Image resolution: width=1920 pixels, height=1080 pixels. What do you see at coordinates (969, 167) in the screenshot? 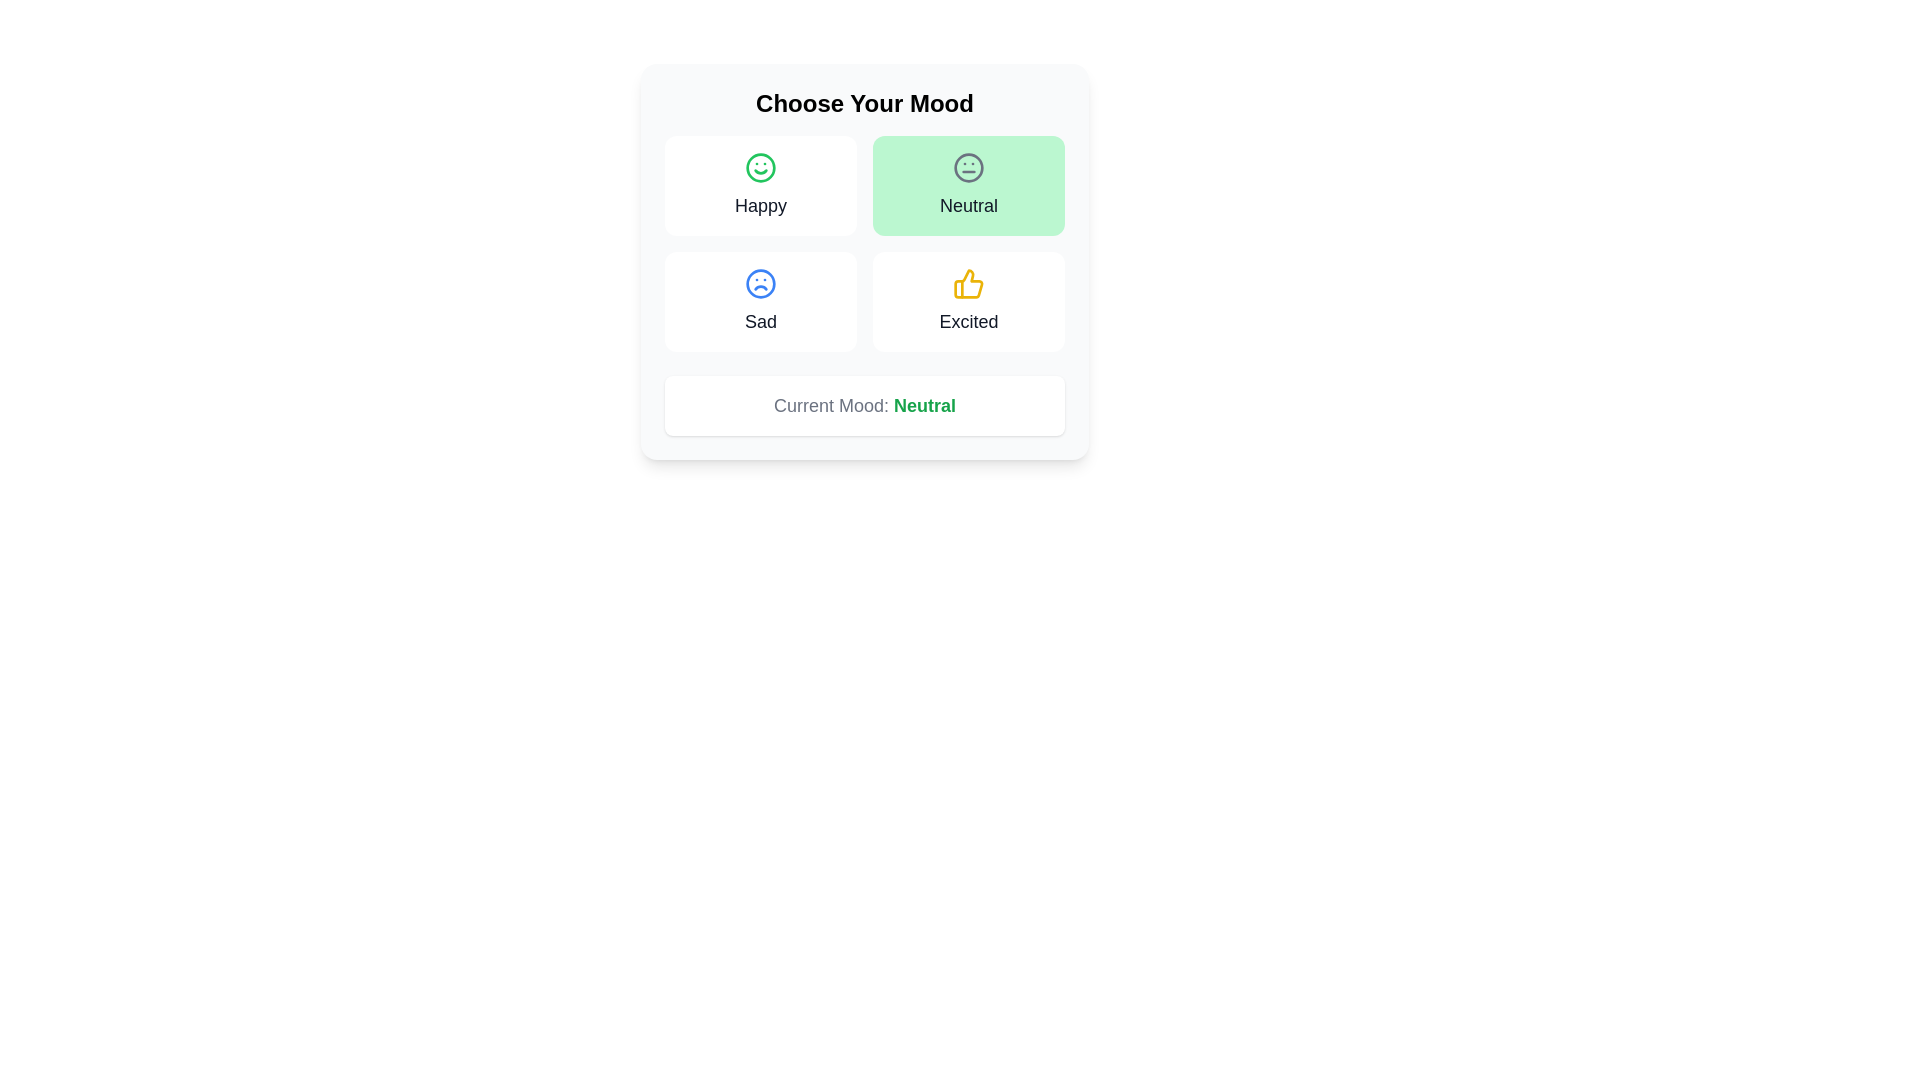
I see `the neutral mood icon located at the center of the green box labeled 'Neutral' in the mood selection interface` at bounding box center [969, 167].